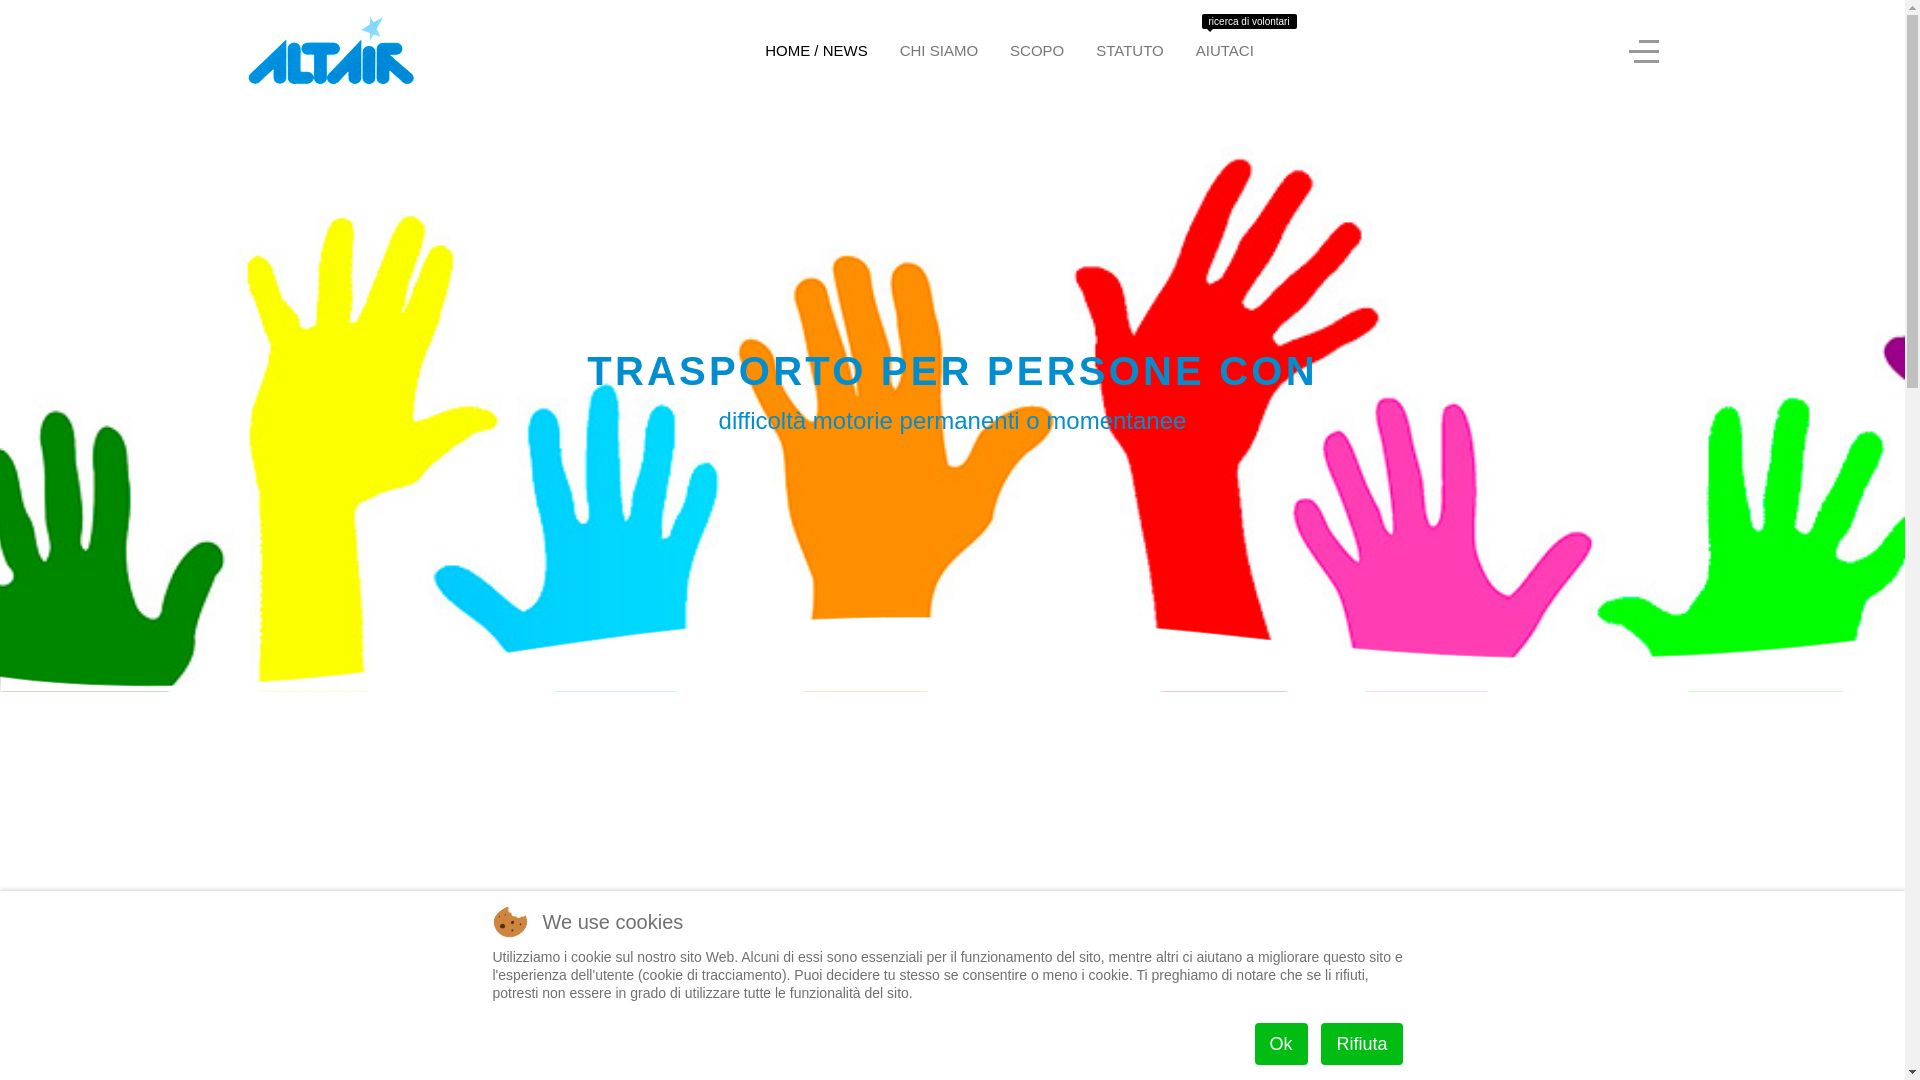 The width and height of the screenshot is (1920, 1080). I want to click on 'CHI SIAMO', so click(938, 49).